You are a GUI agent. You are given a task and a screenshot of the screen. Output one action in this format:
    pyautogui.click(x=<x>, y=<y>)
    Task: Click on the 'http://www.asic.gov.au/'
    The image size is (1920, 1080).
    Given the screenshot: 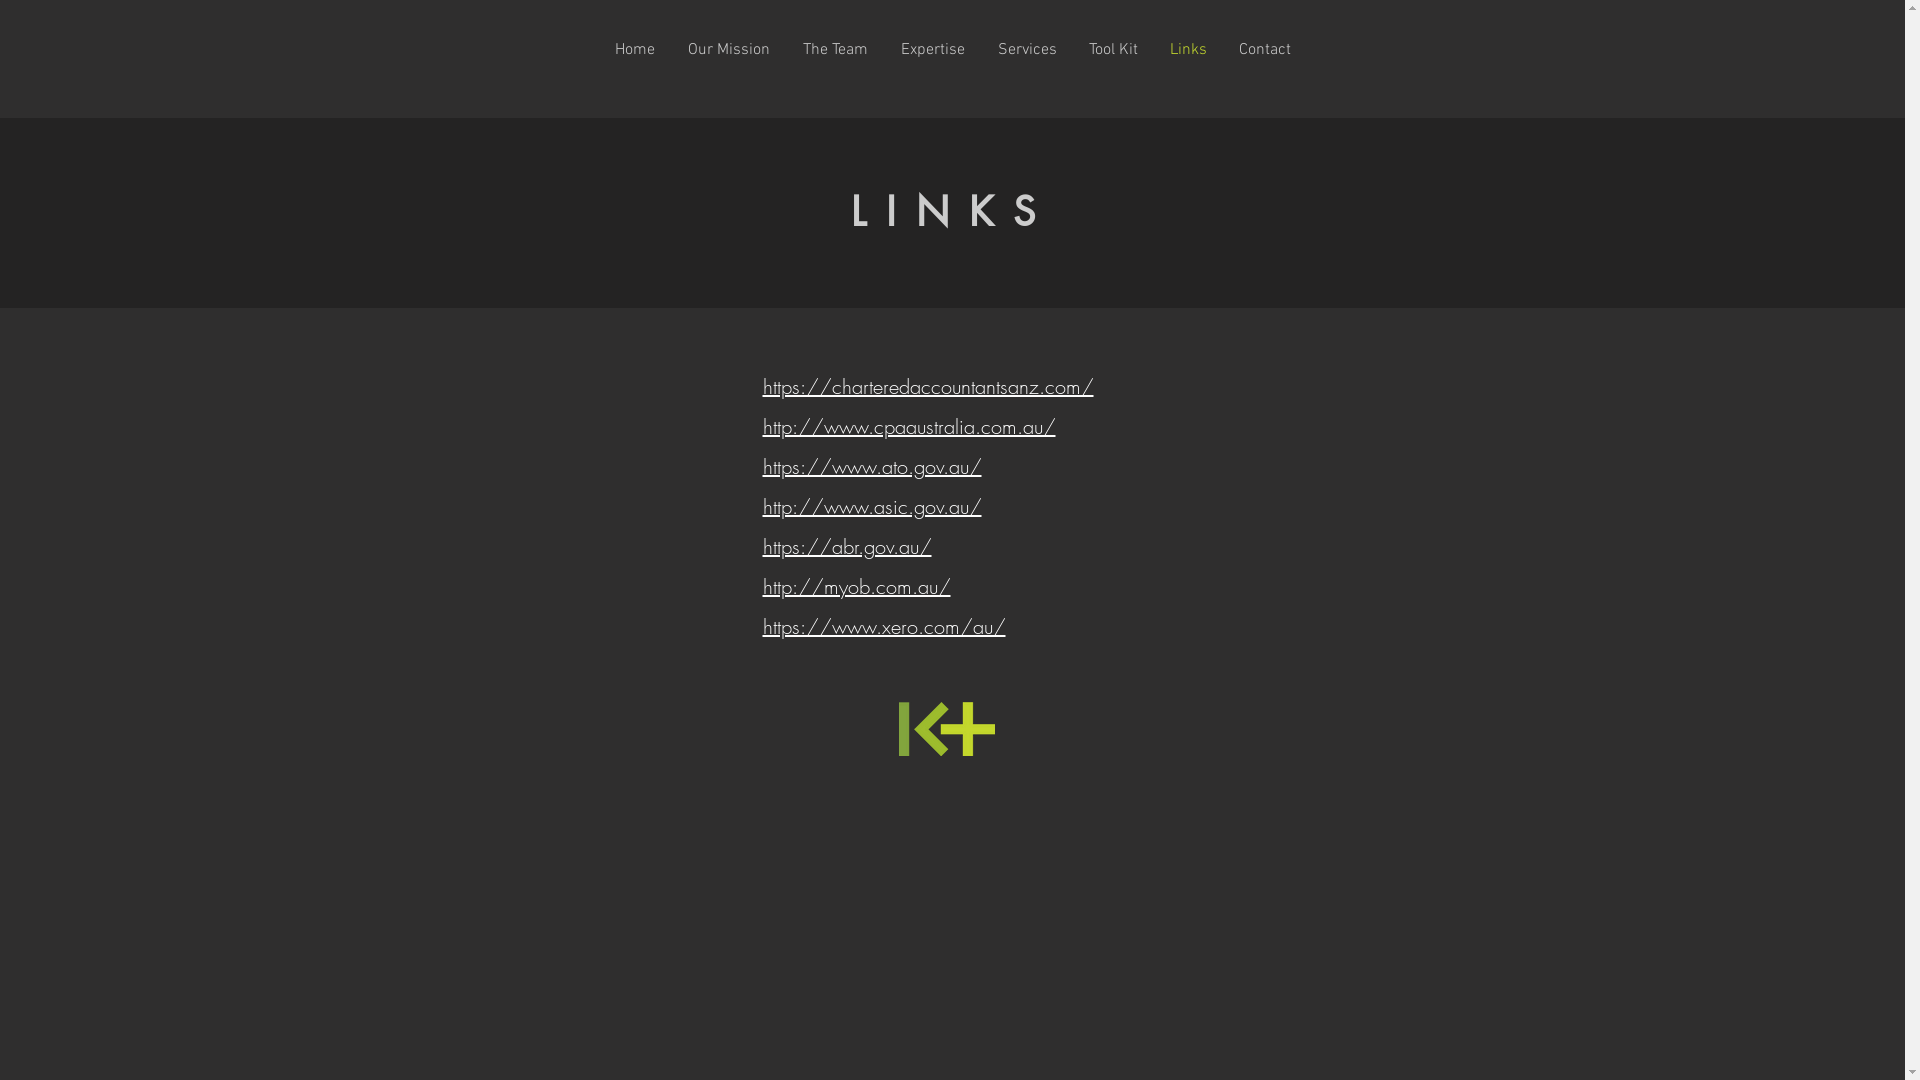 What is the action you would take?
    pyautogui.click(x=871, y=505)
    